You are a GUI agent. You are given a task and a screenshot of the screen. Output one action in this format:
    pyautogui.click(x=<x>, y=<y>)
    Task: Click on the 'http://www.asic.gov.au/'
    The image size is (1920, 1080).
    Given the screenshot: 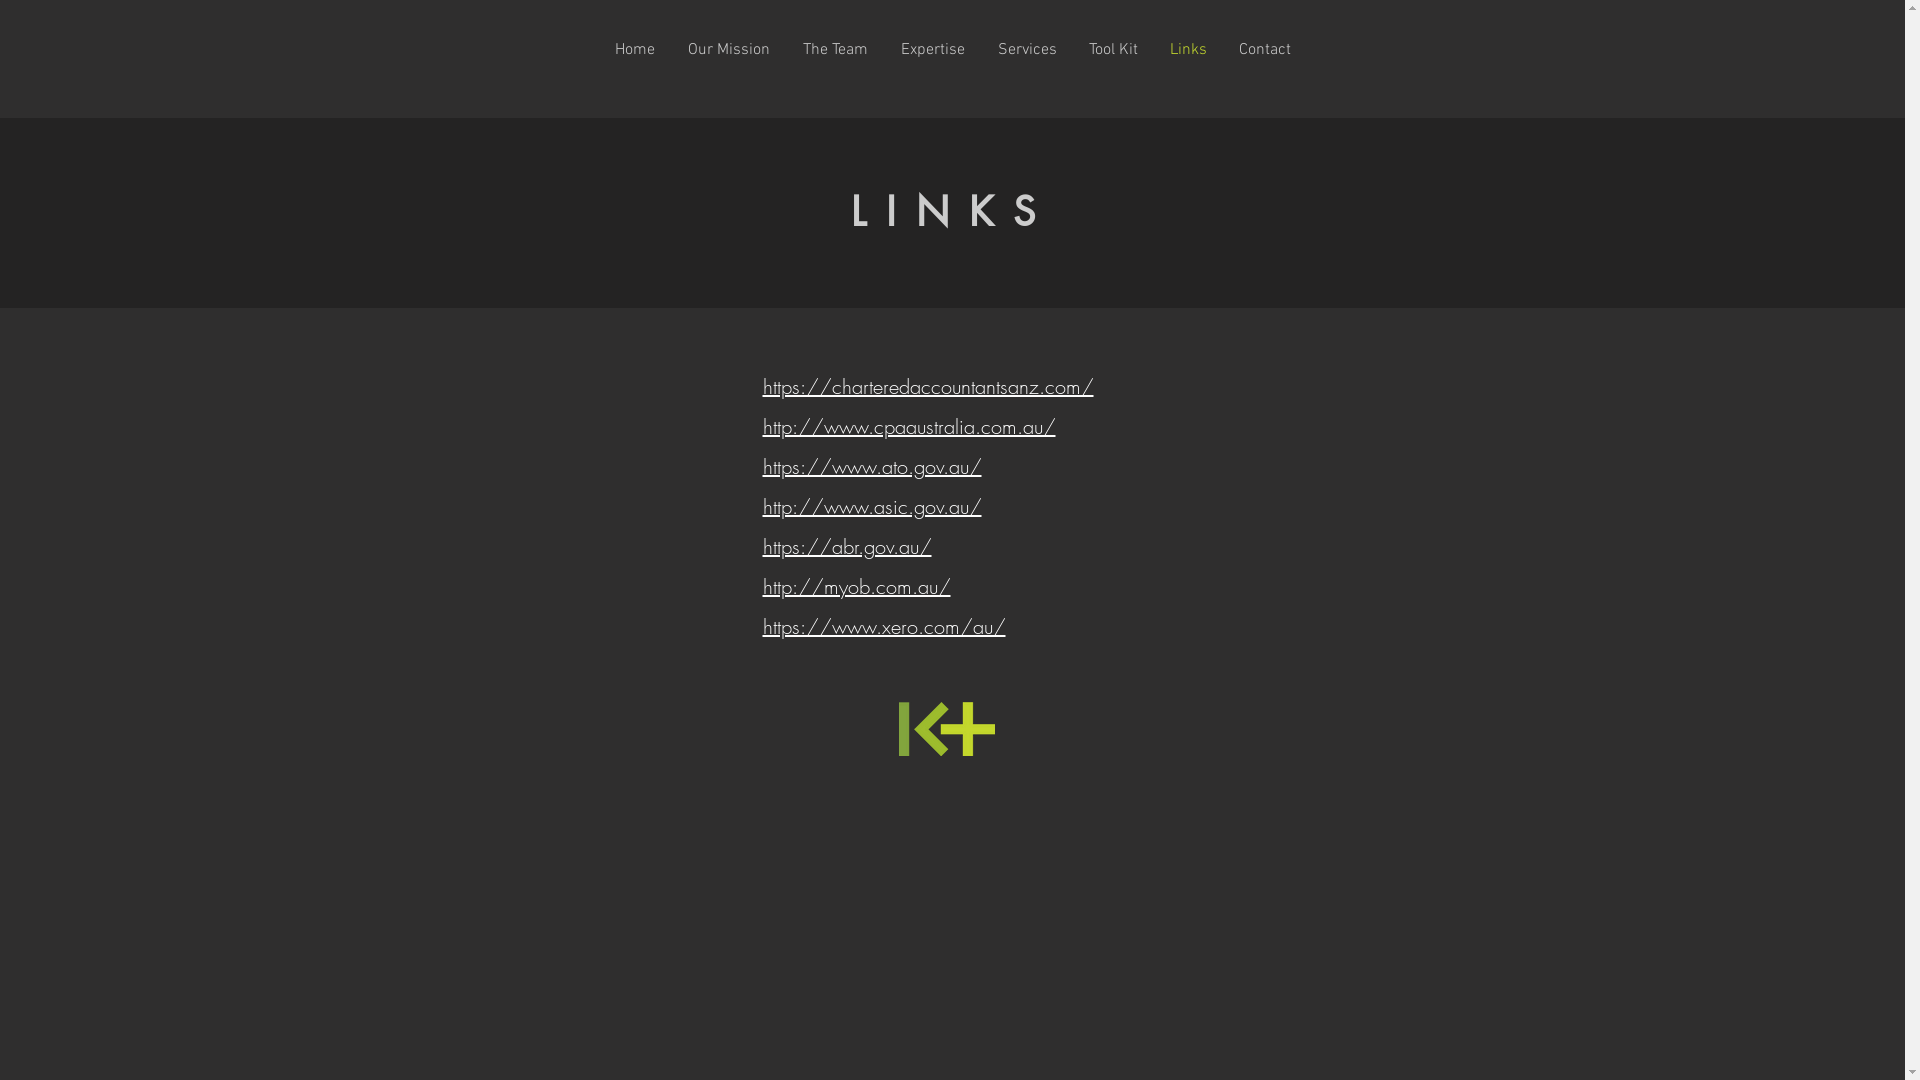 What is the action you would take?
    pyautogui.click(x=871, y=505)
    